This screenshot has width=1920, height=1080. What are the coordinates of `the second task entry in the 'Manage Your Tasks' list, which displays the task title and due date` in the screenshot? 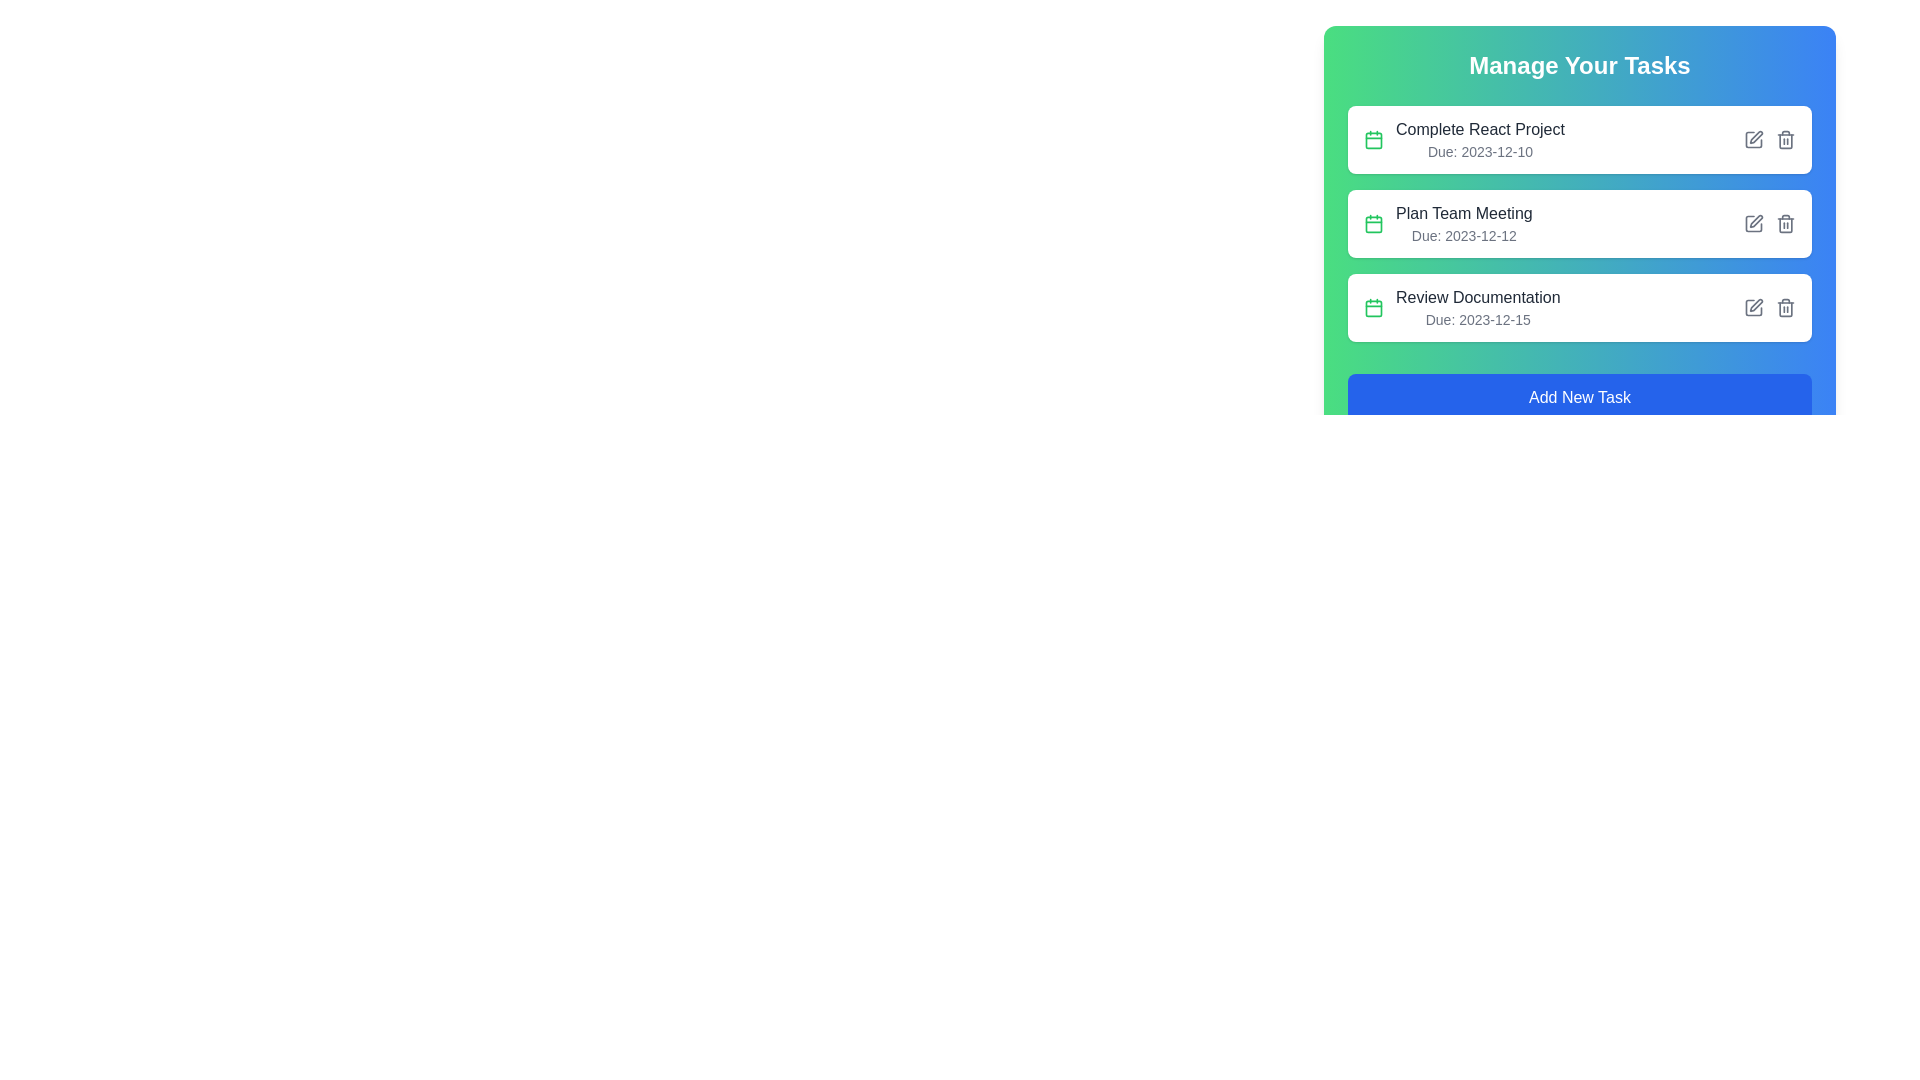 It's located at (1448, 223).